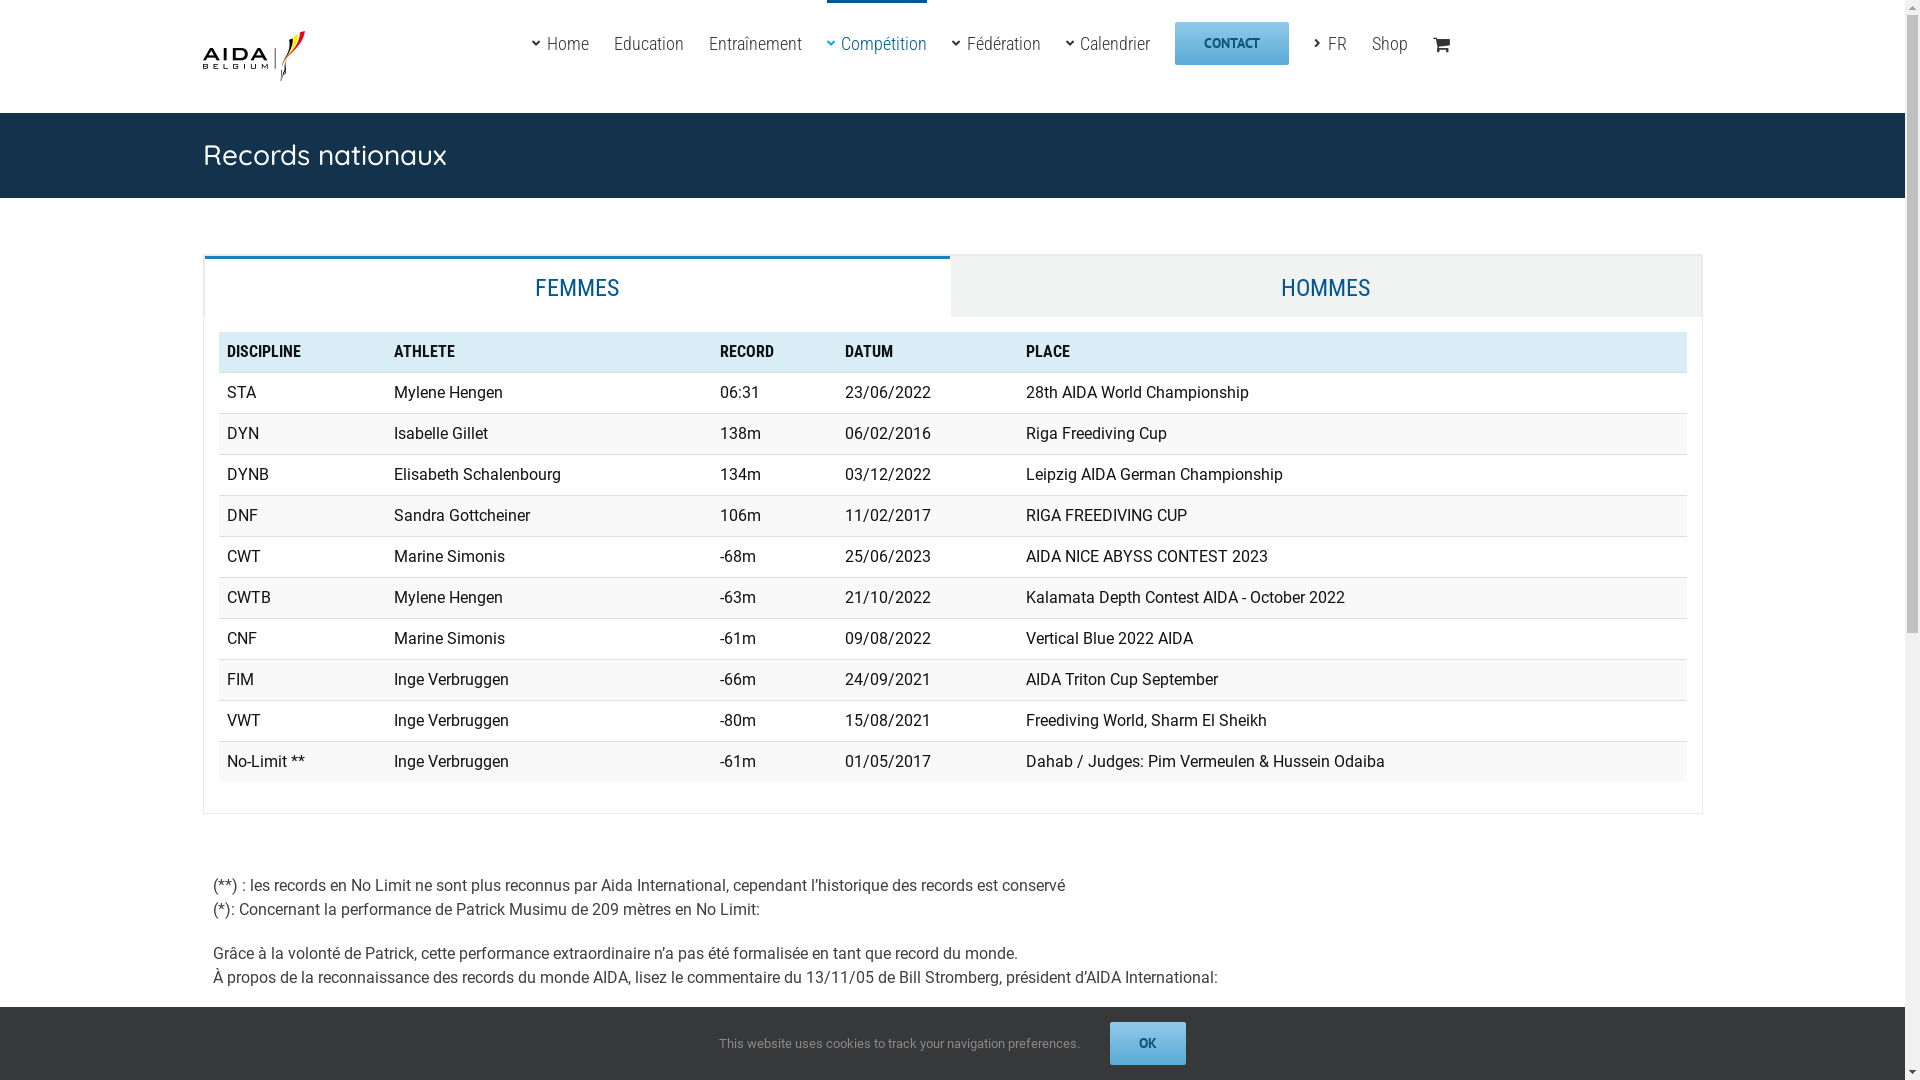 Image resolution: width=1920 pixels, height=1080 pixels. I want to click on 'Calendrier', so click(1107, 42).